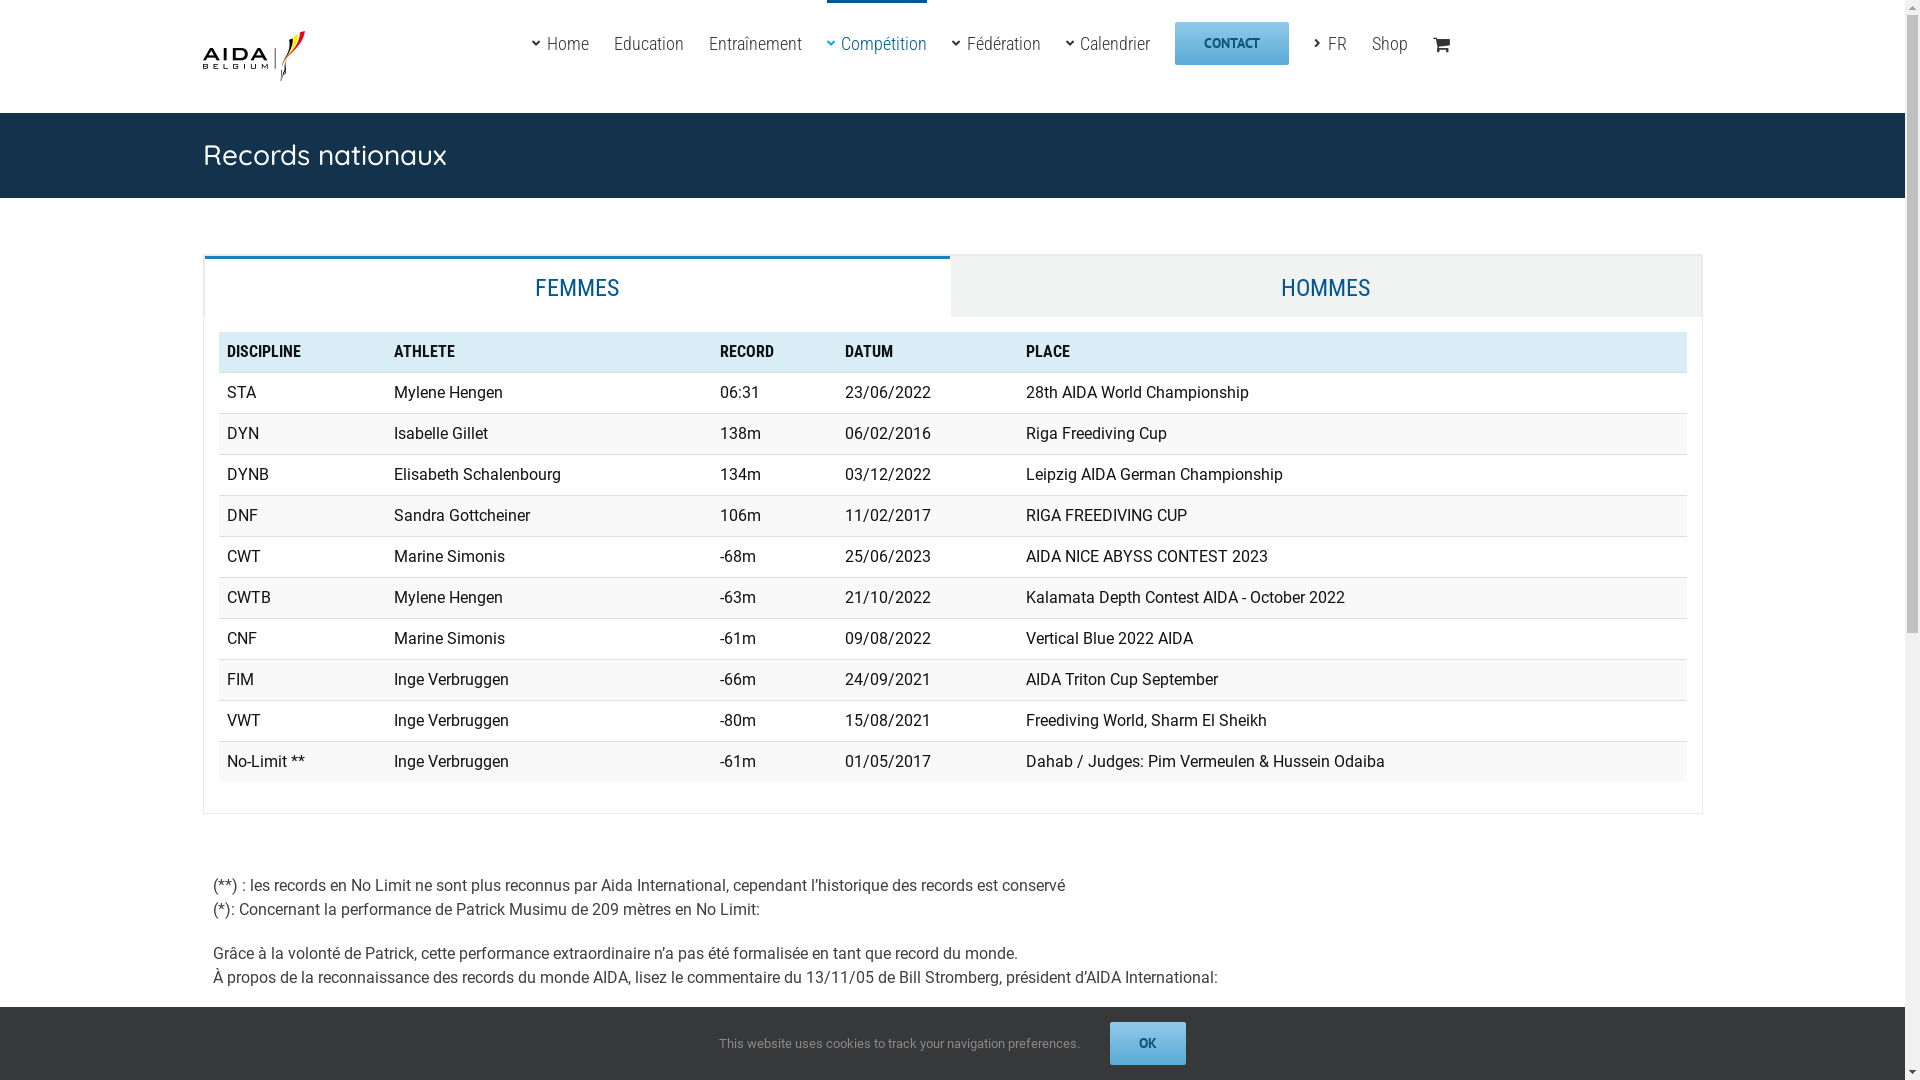 Image resolution: width=1920 pixels, height=1080 pixels. I want to click on 'Calendrier', so click(1107, 42).